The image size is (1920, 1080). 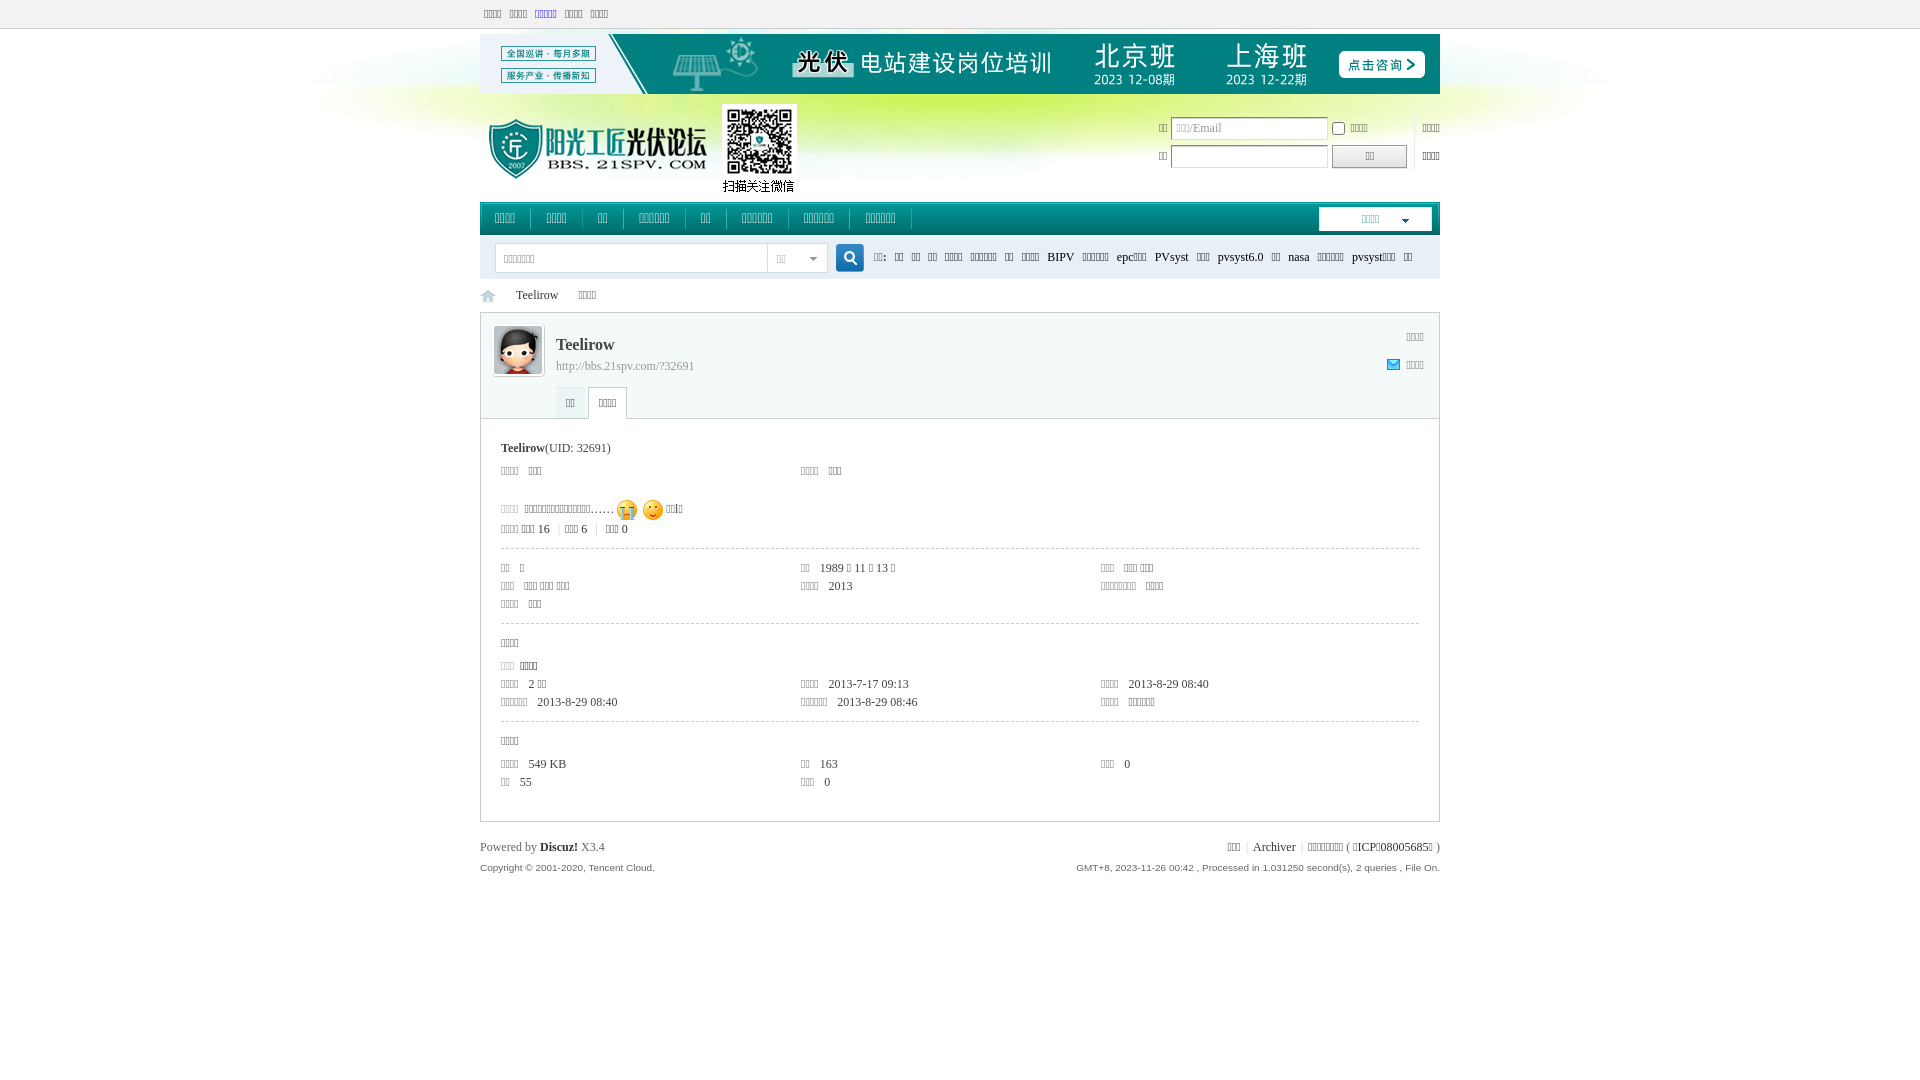 What do you see at coordinates (539, 847) in the screenshot?
I see `'Discuz!'` at bounding box center [539, 847].